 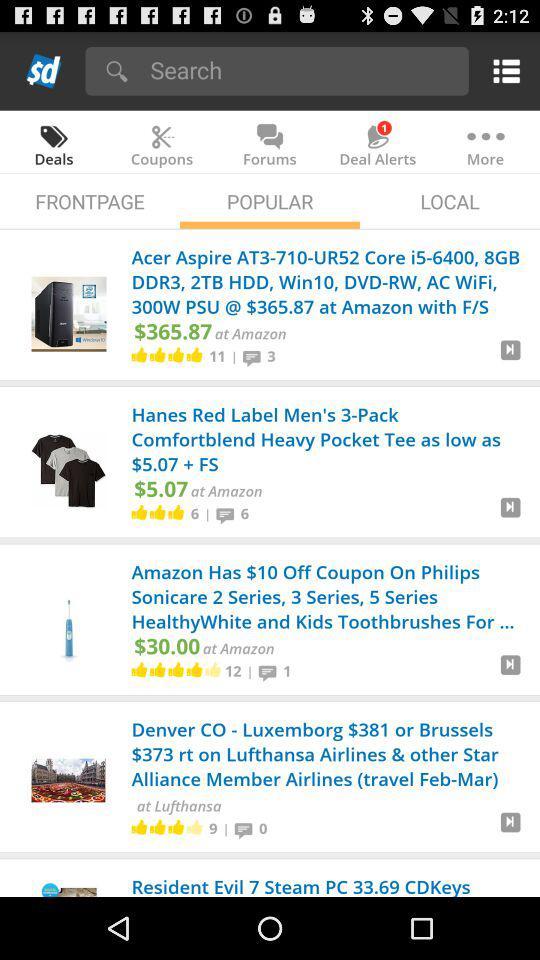 I want to click on to cart, so click(x=510, y=514).